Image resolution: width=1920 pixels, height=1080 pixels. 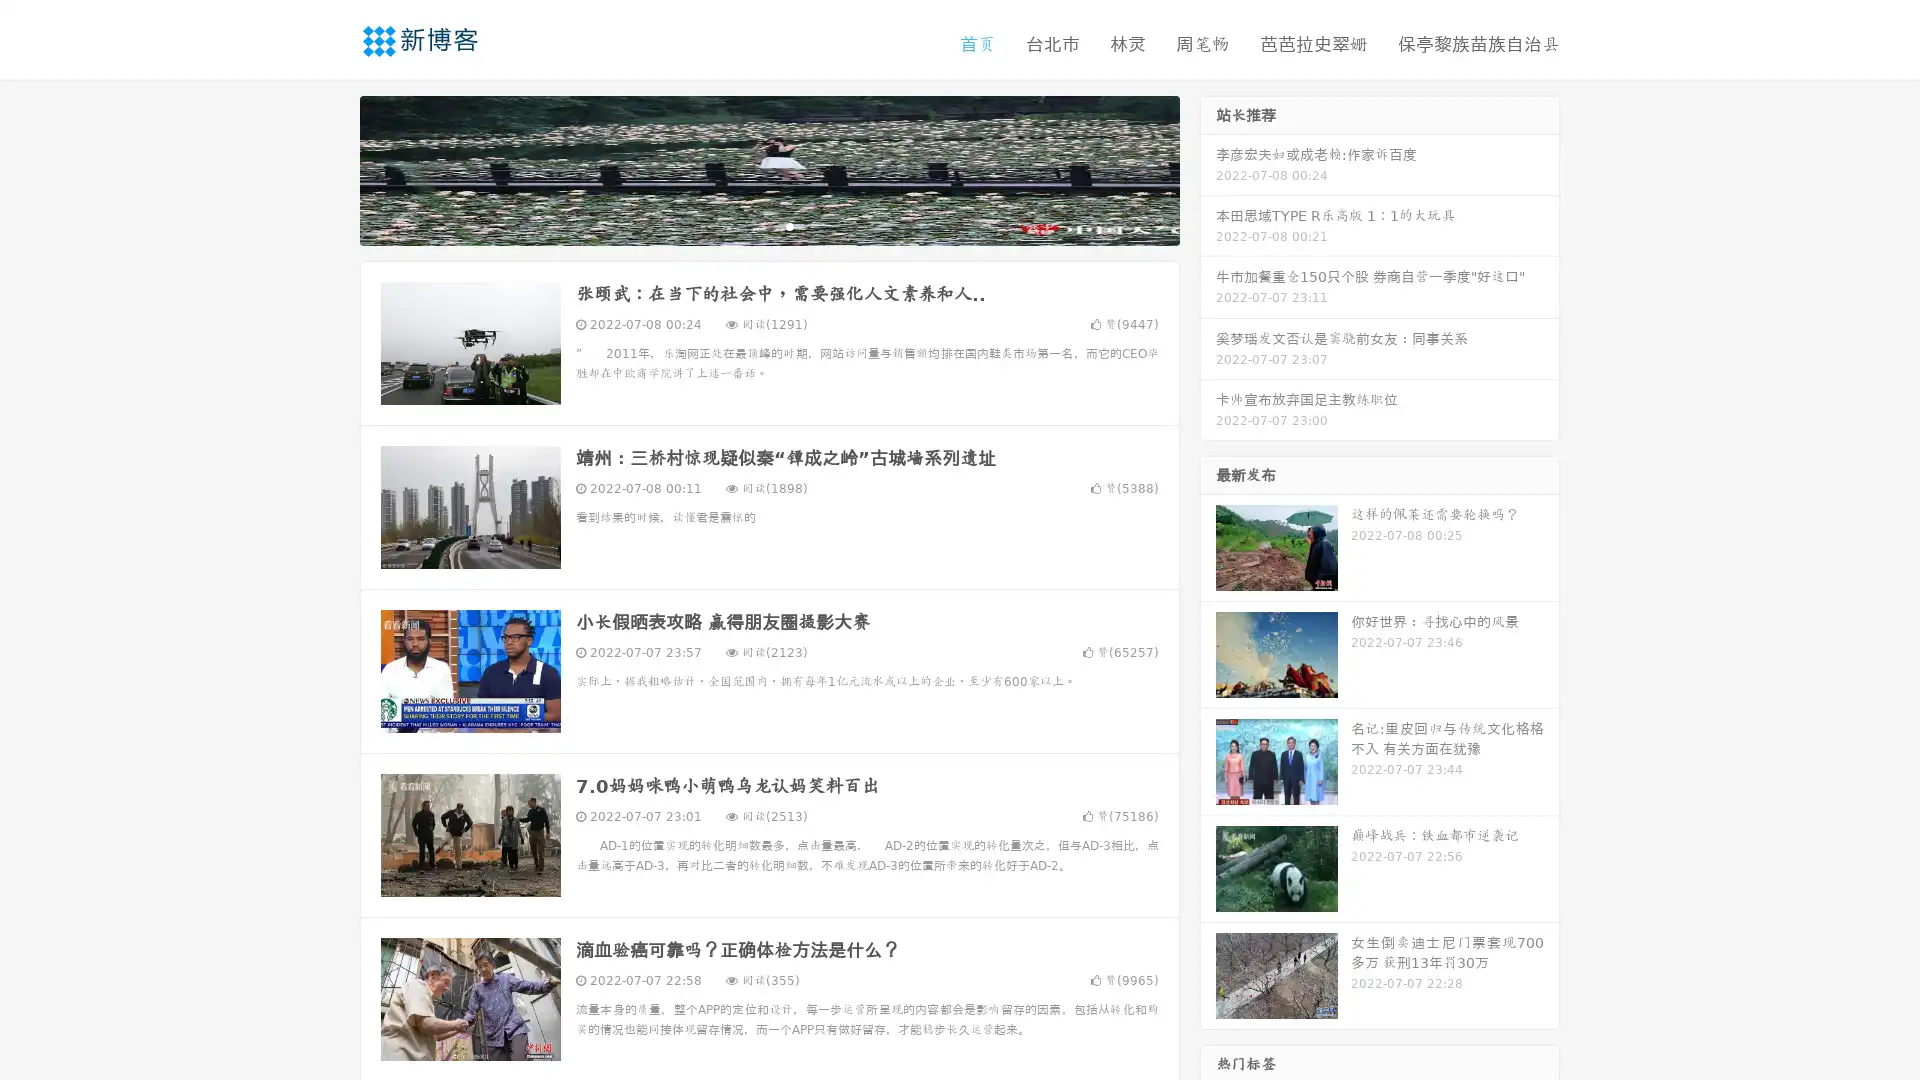 I want to click on Go to slide 3, so click(x=789, y=225).